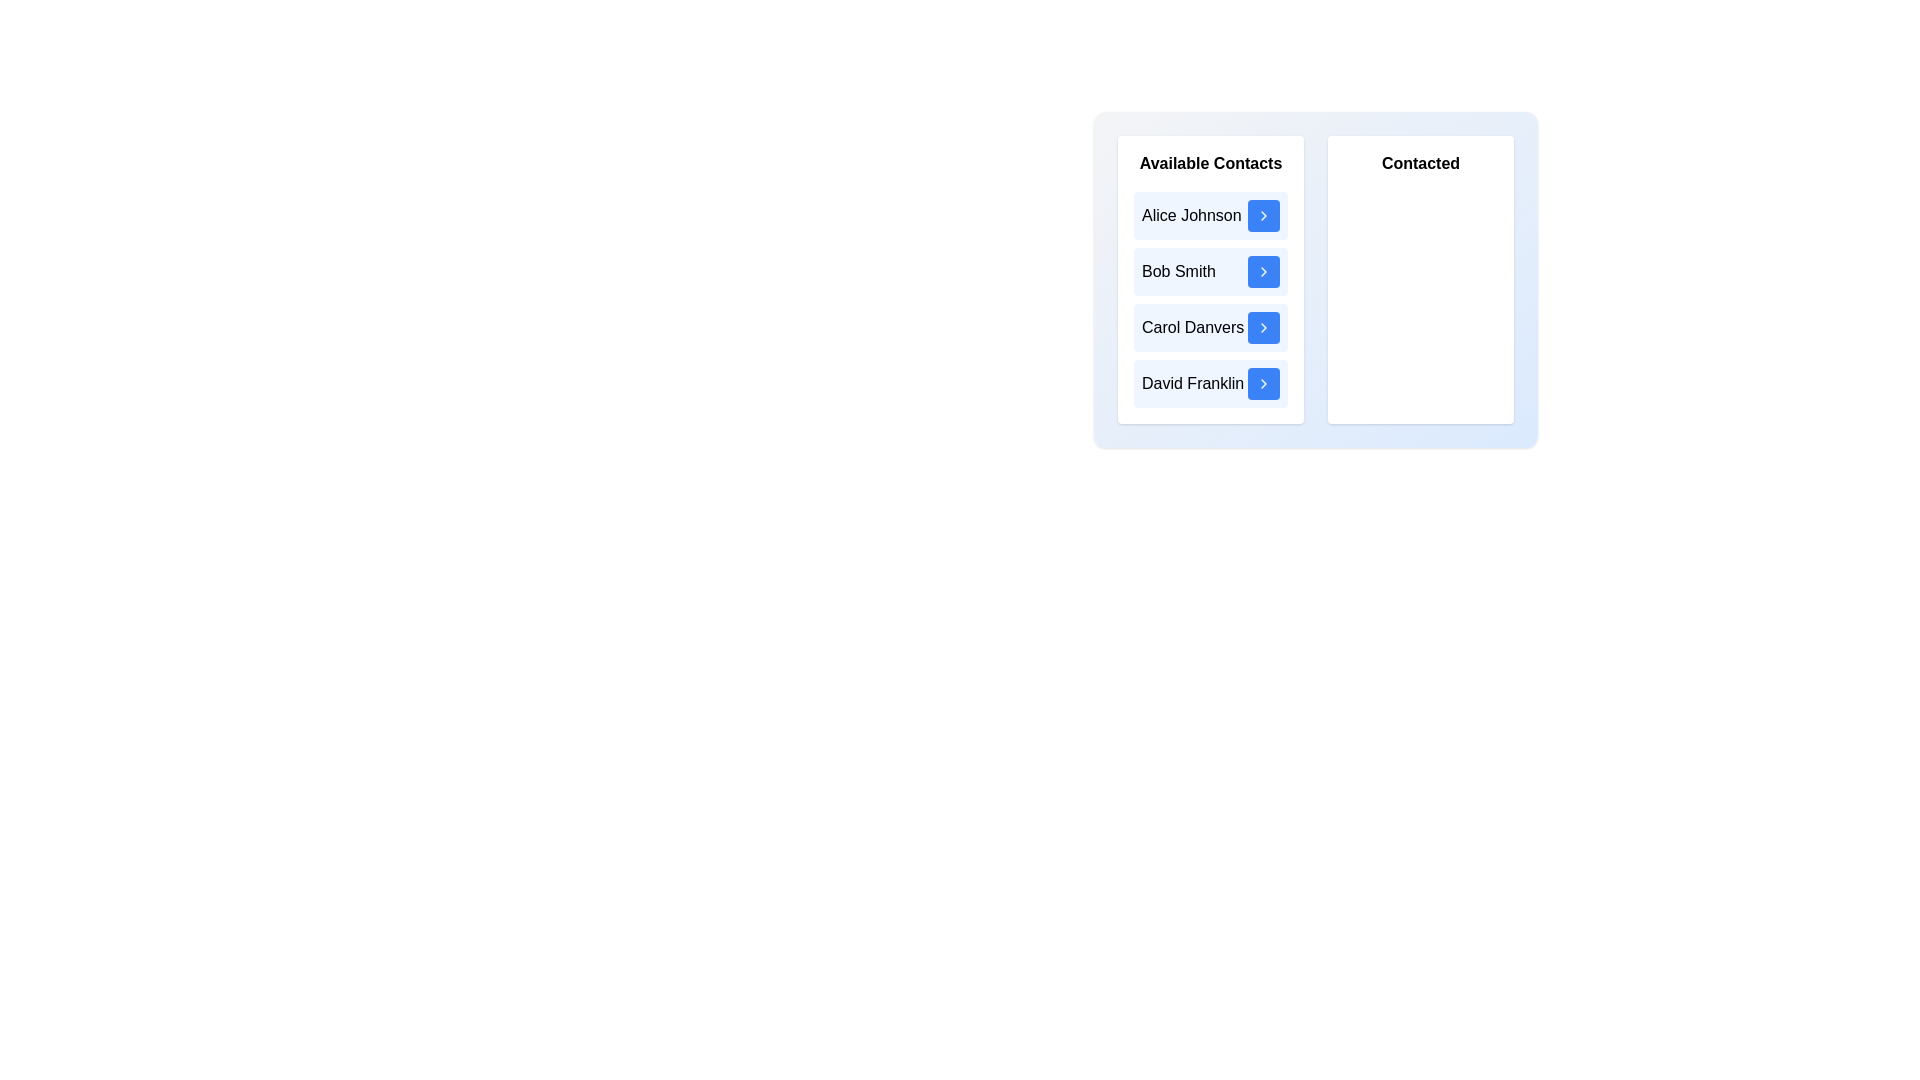  I want to click on right arrow button next to the contact Alice Johnson to move it to the 'Contacted' list, so click(1262, 216).